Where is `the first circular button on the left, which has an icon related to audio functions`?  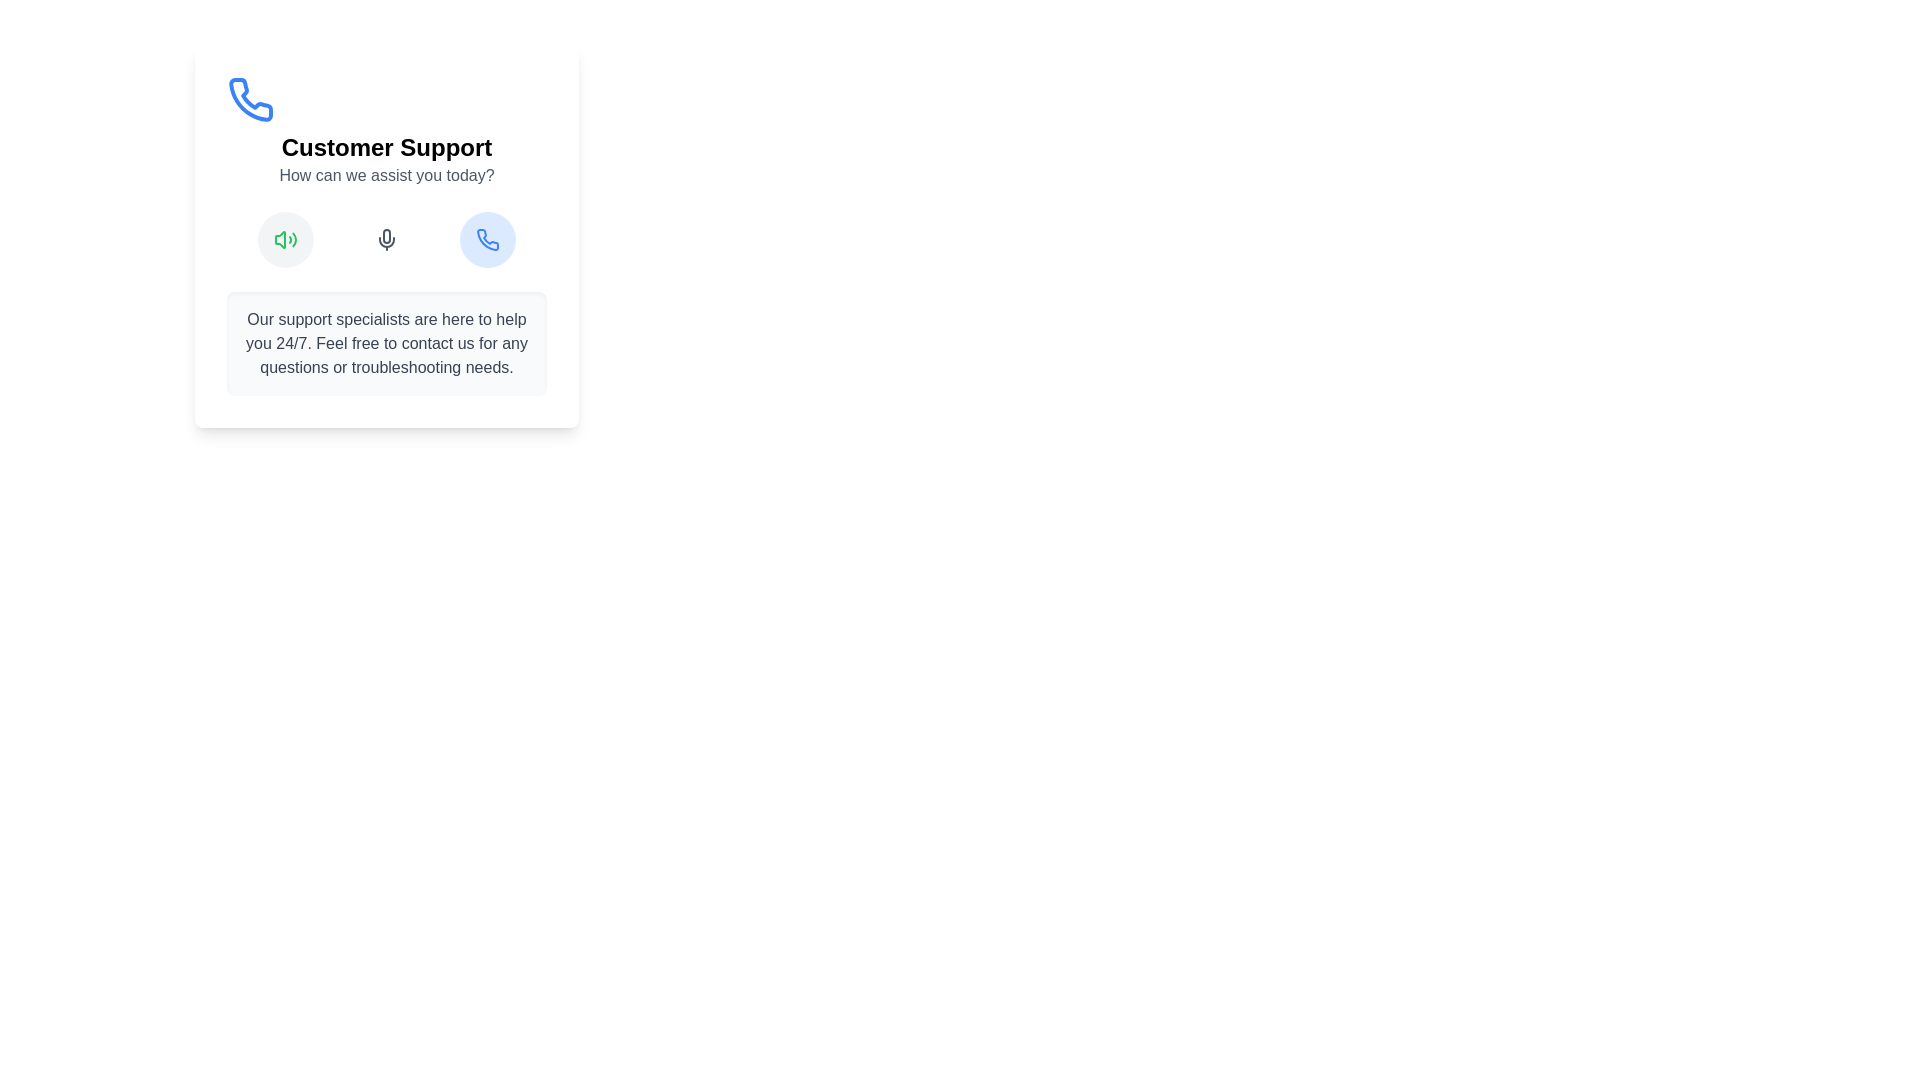 the first circular button on the left, which has an icon related to audio functions is located at coordinates (284, 238).